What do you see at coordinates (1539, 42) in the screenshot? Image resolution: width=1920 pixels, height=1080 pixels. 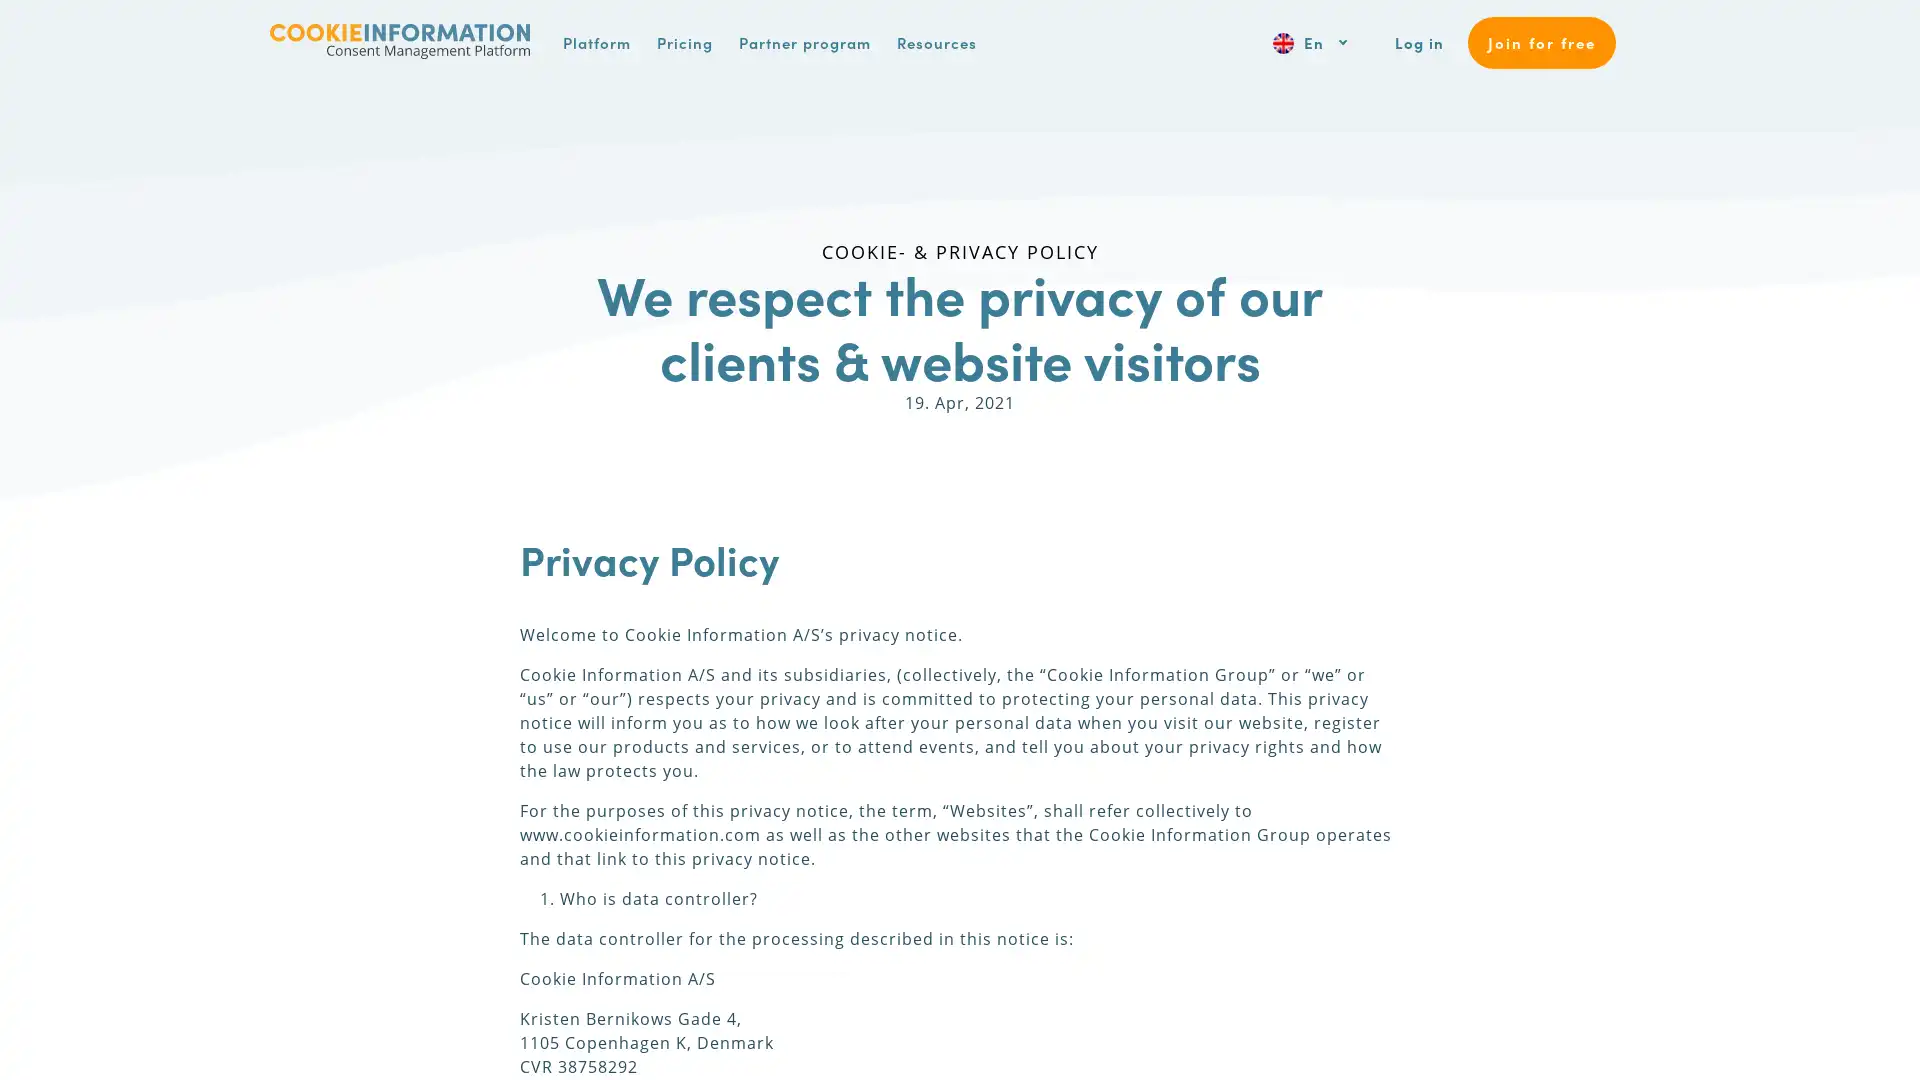 I see `Join for free` at bounding box center [1539, 42].